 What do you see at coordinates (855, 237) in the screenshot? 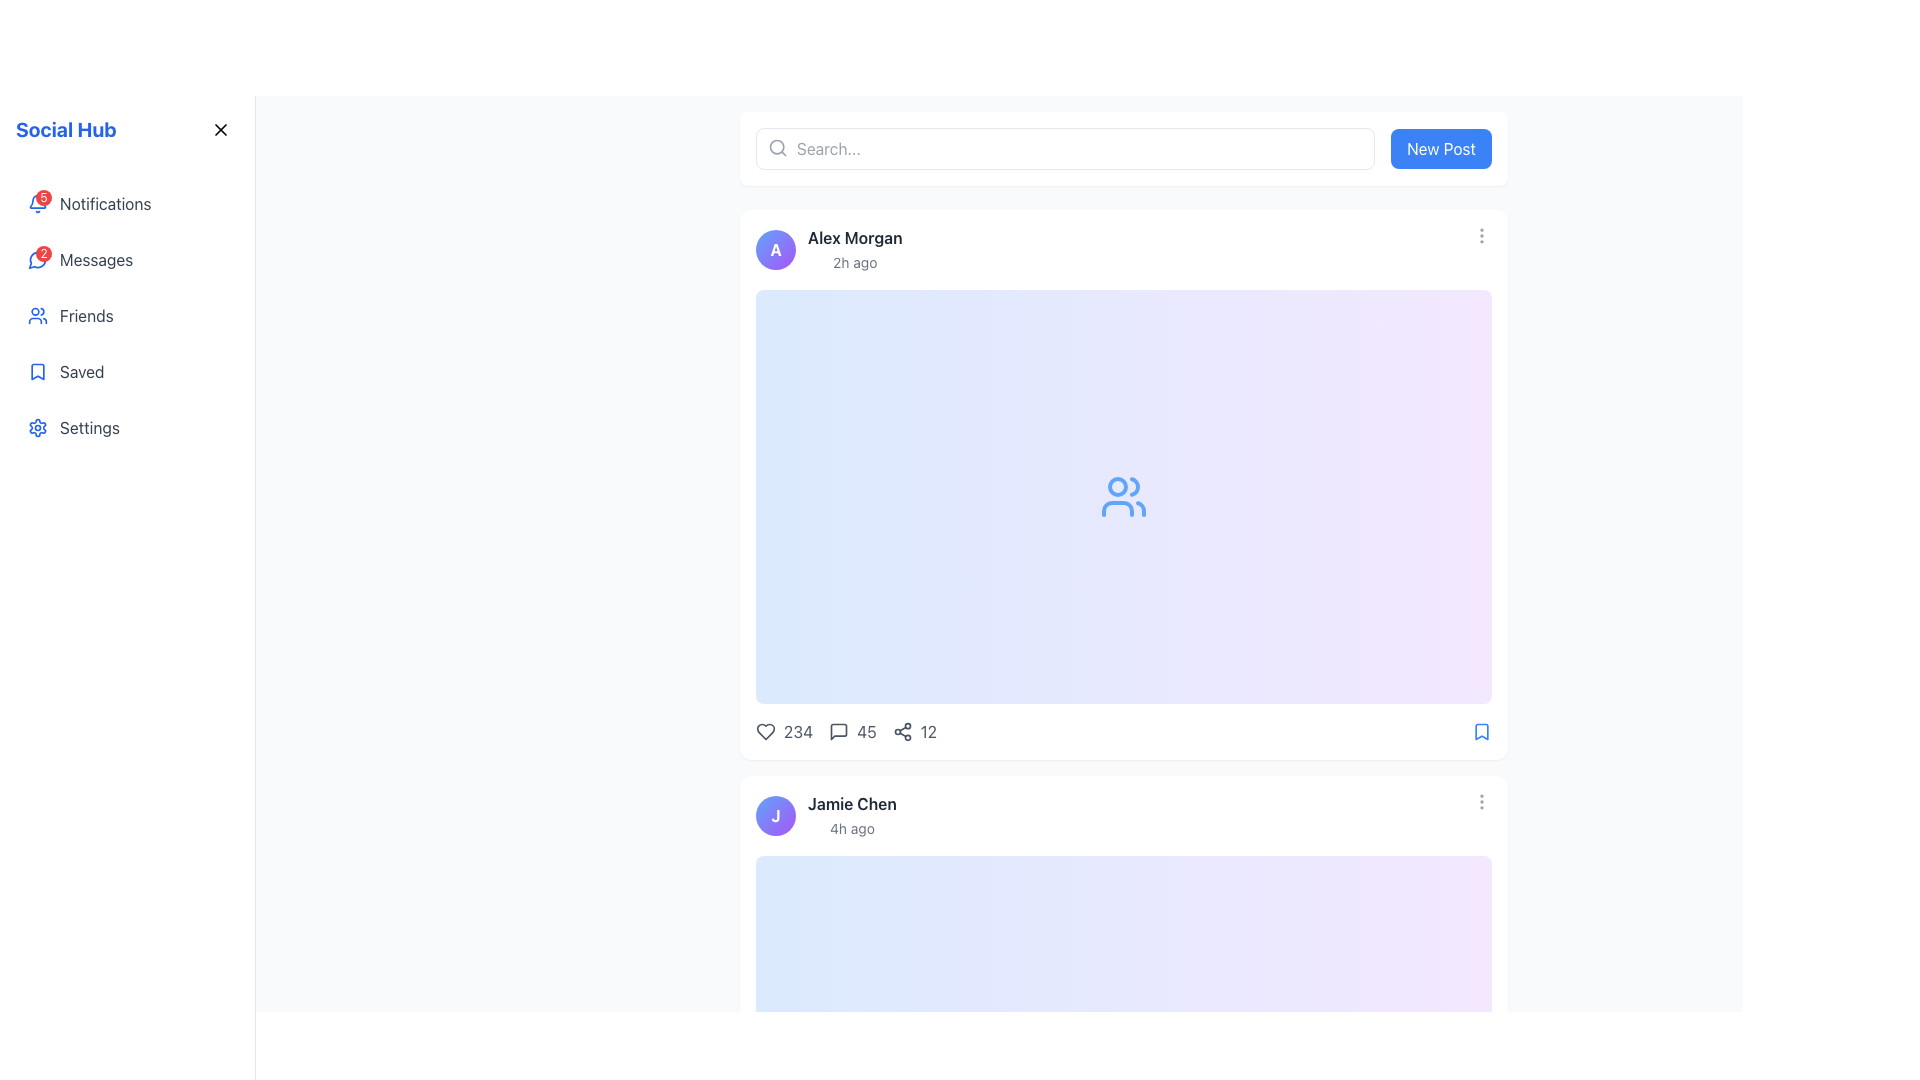
I see `text label displaying the author's name located at the top-left of the post content box, above the '2h ago' text` at bounding box center [855, 237].